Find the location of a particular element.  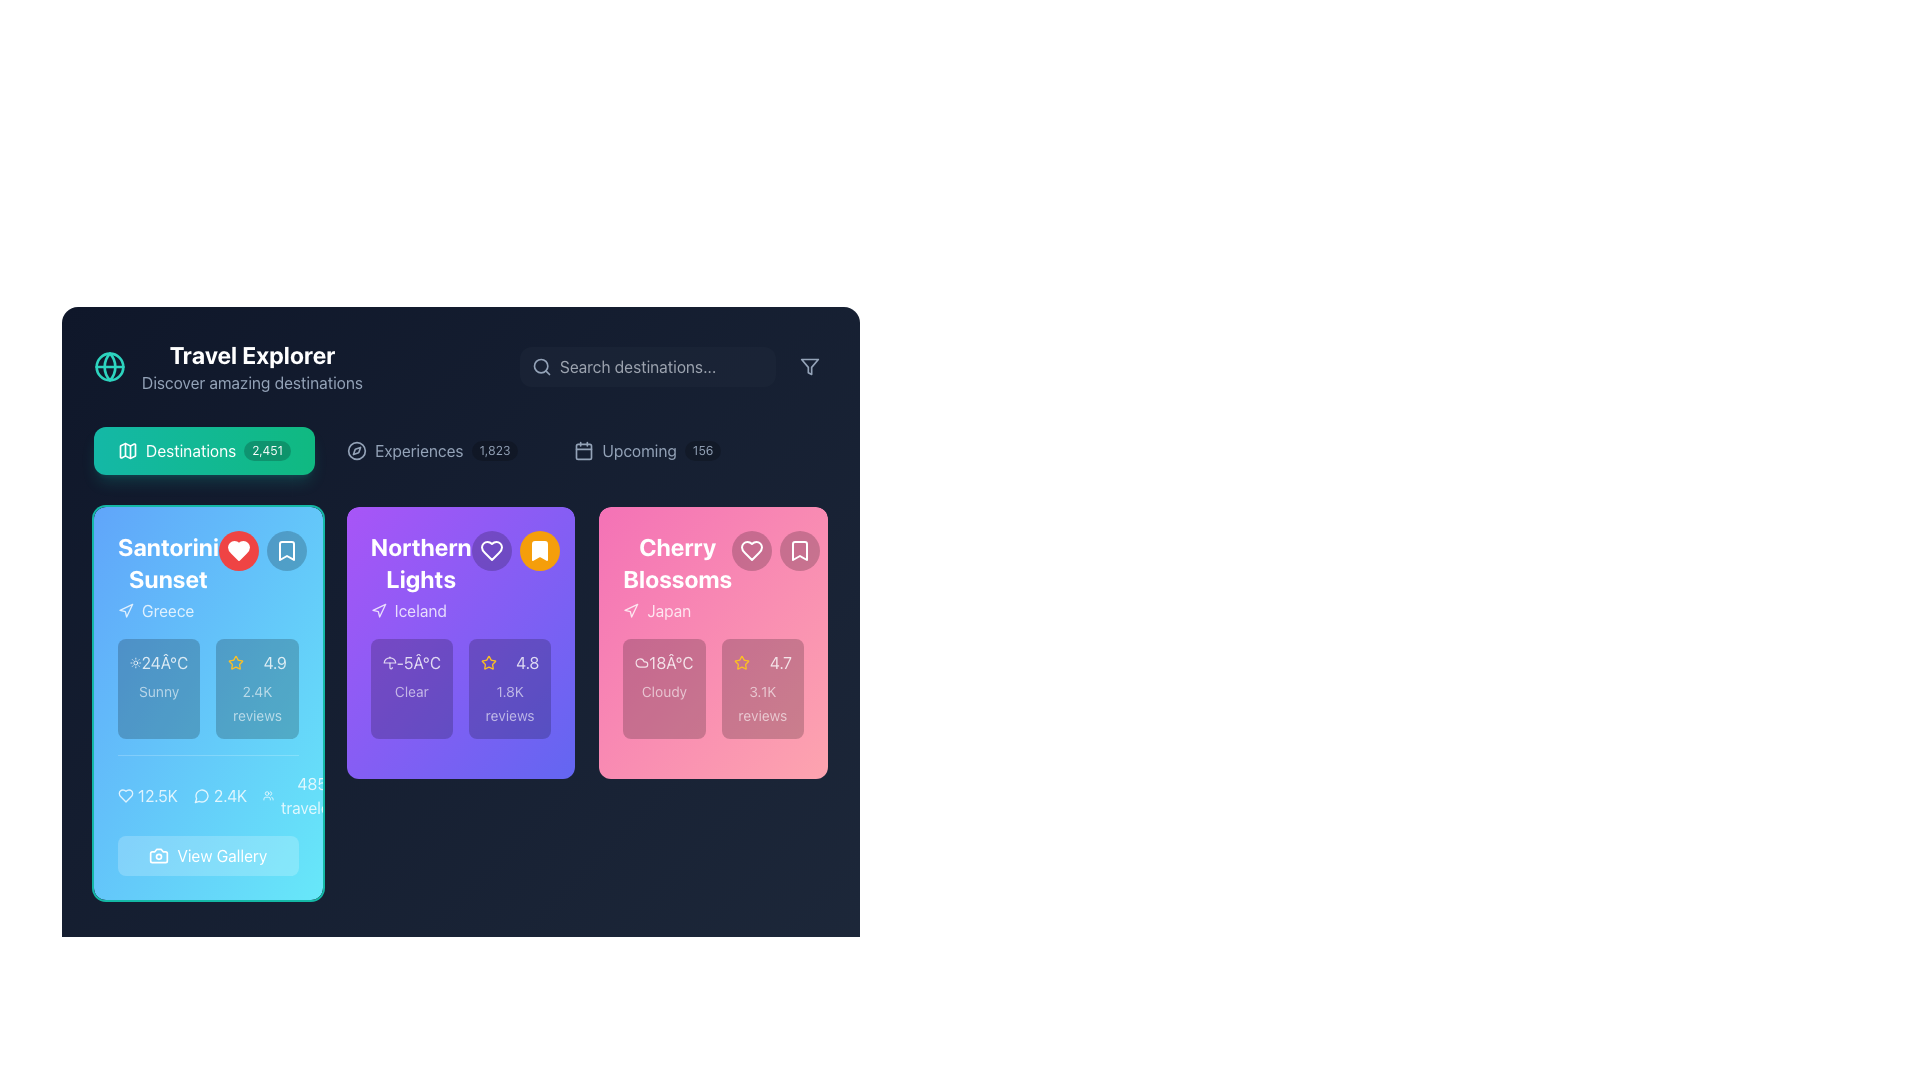

the static text label displaying '1.8K reviews', which is positioned below the star rating in the 'Northern Lights' card, set against a dark purple background is located at coordinates (510, 702).